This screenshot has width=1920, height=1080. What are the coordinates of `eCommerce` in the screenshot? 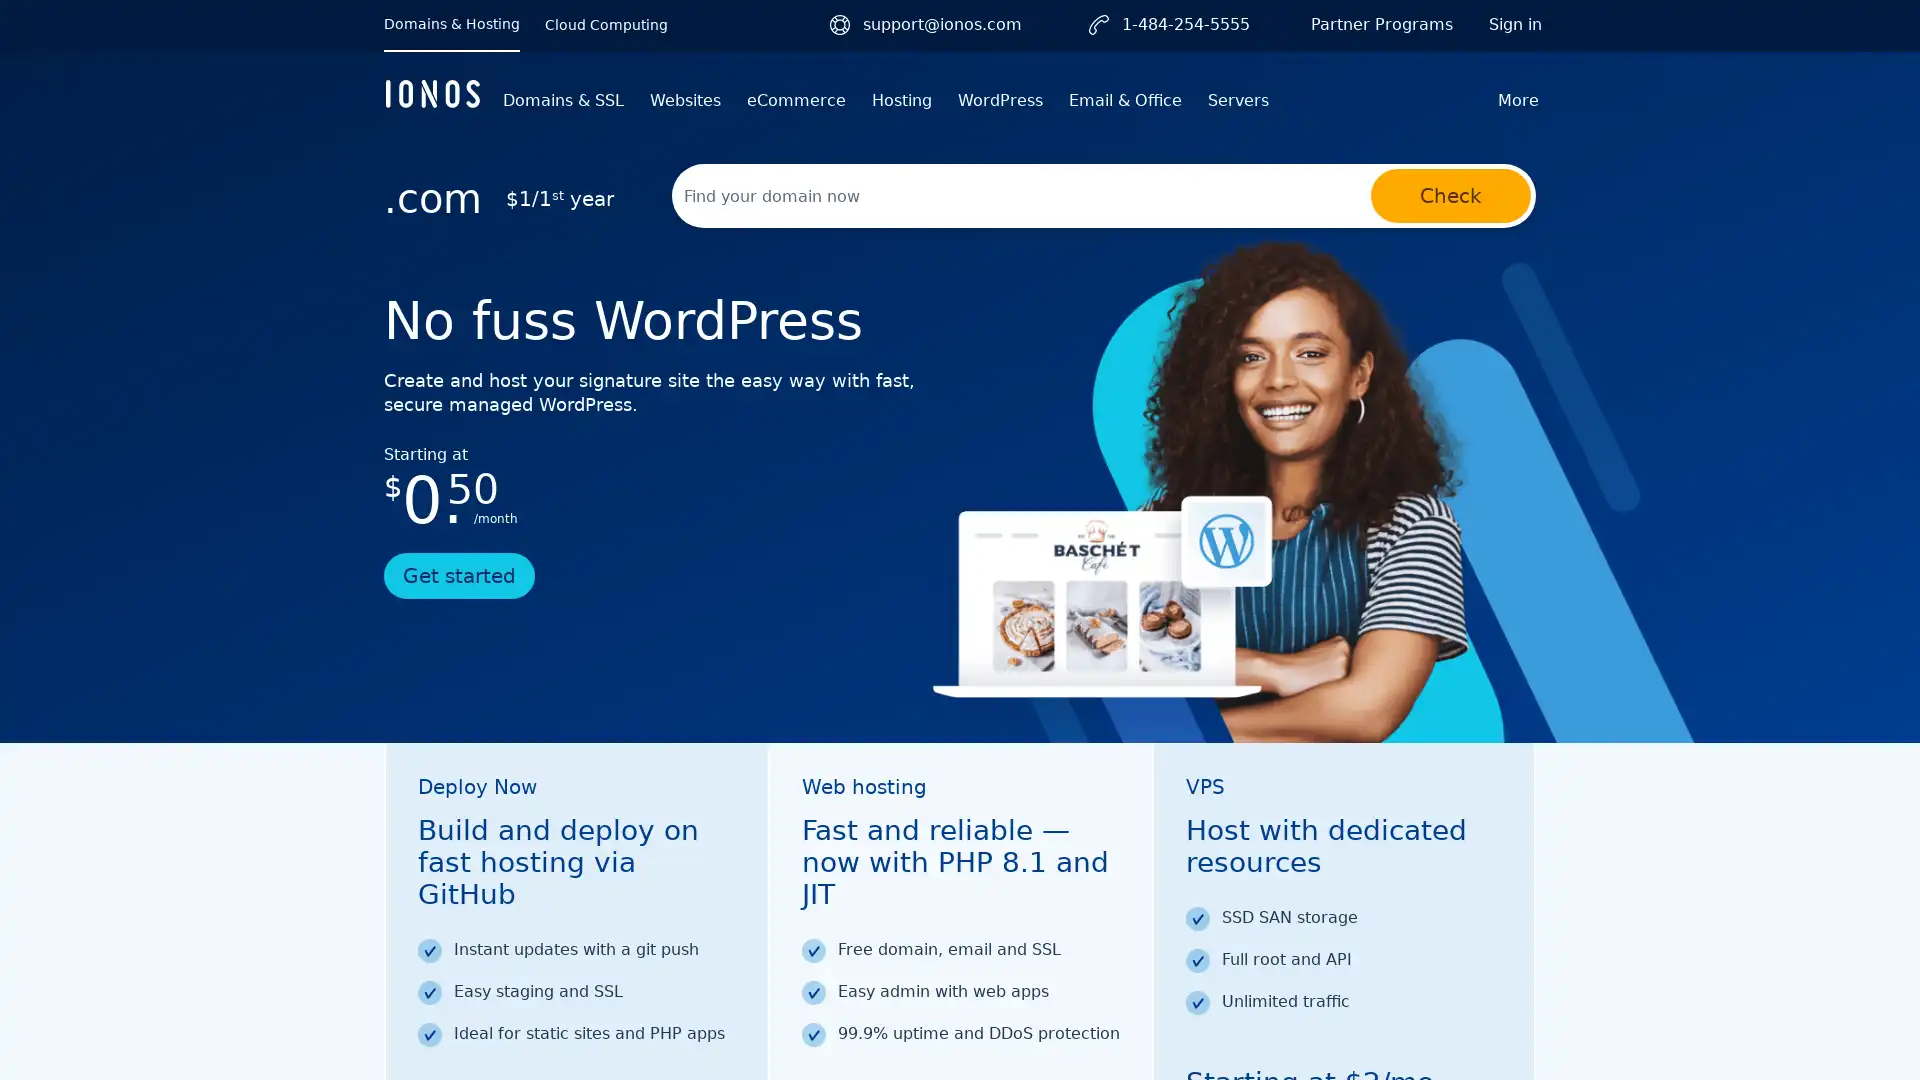 It's located at (795, 100).